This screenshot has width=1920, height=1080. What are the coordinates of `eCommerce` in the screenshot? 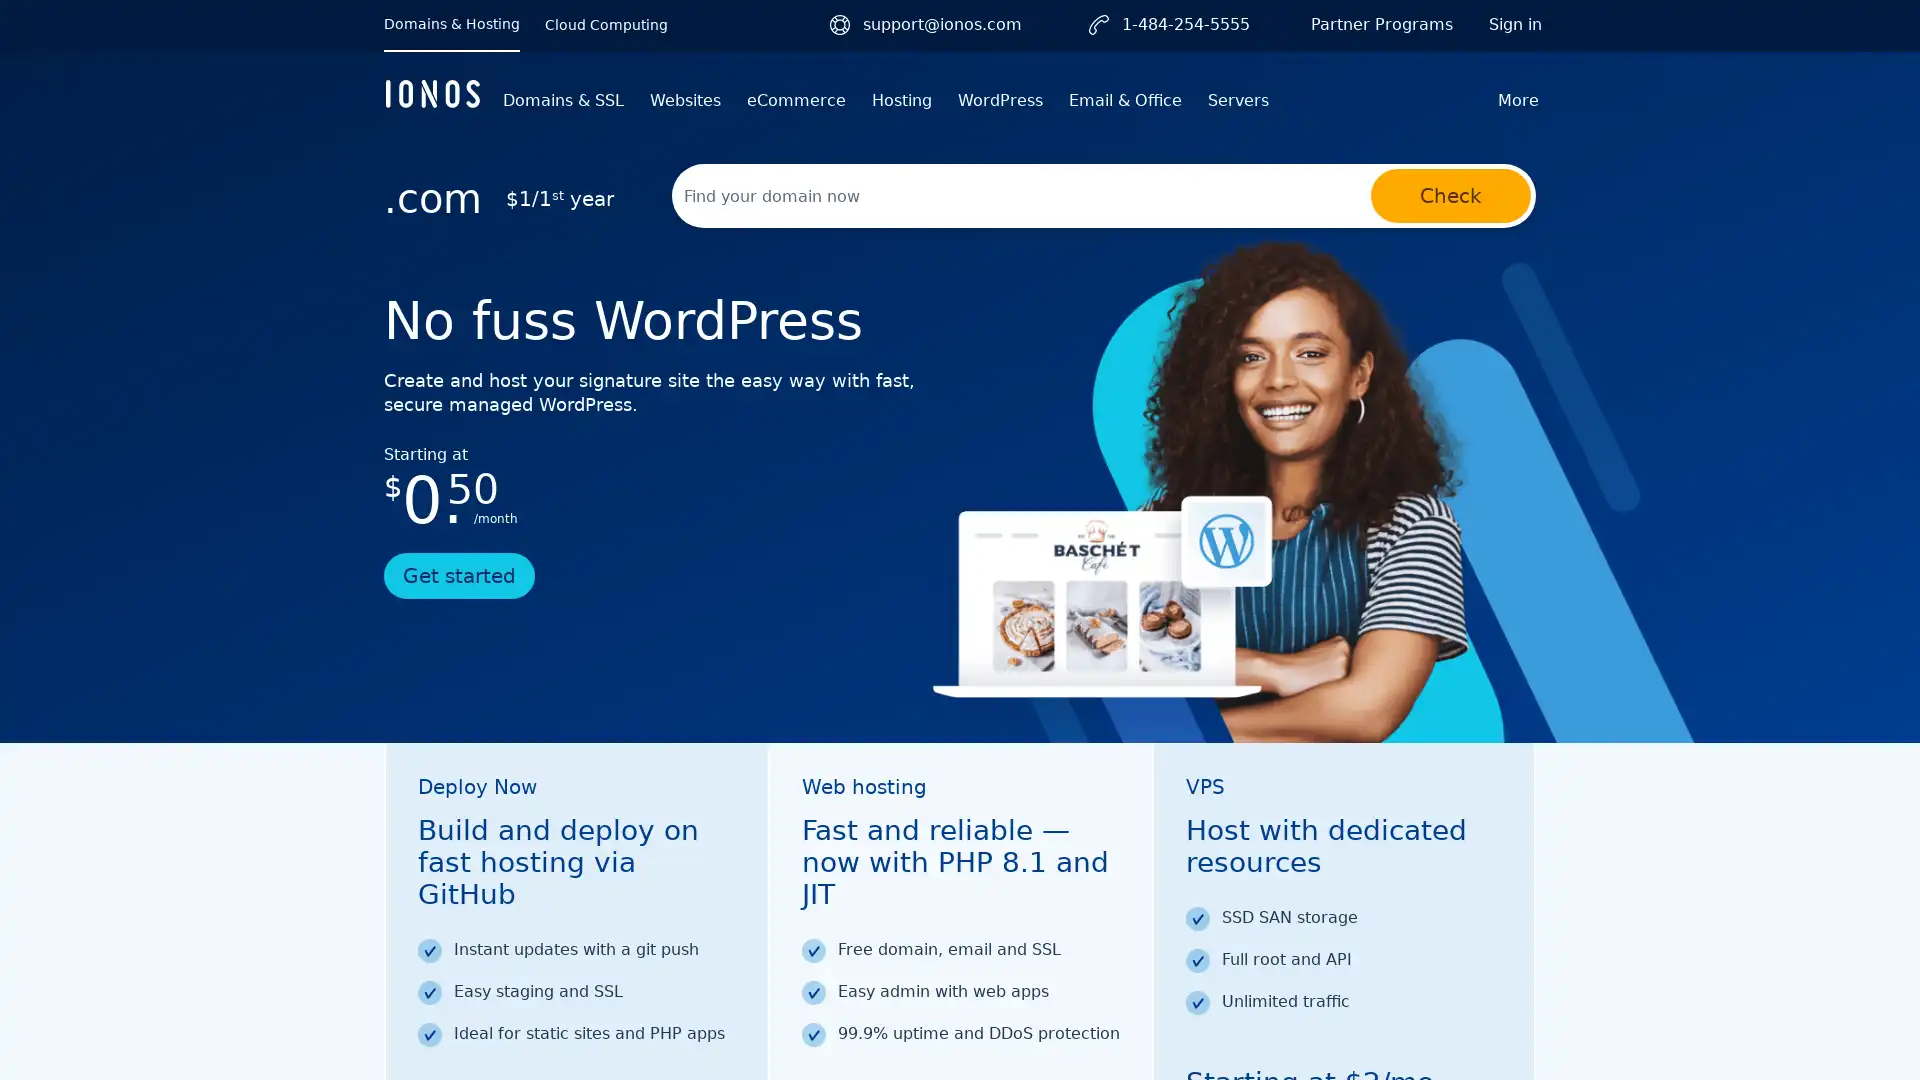 It's located at (795, 100).